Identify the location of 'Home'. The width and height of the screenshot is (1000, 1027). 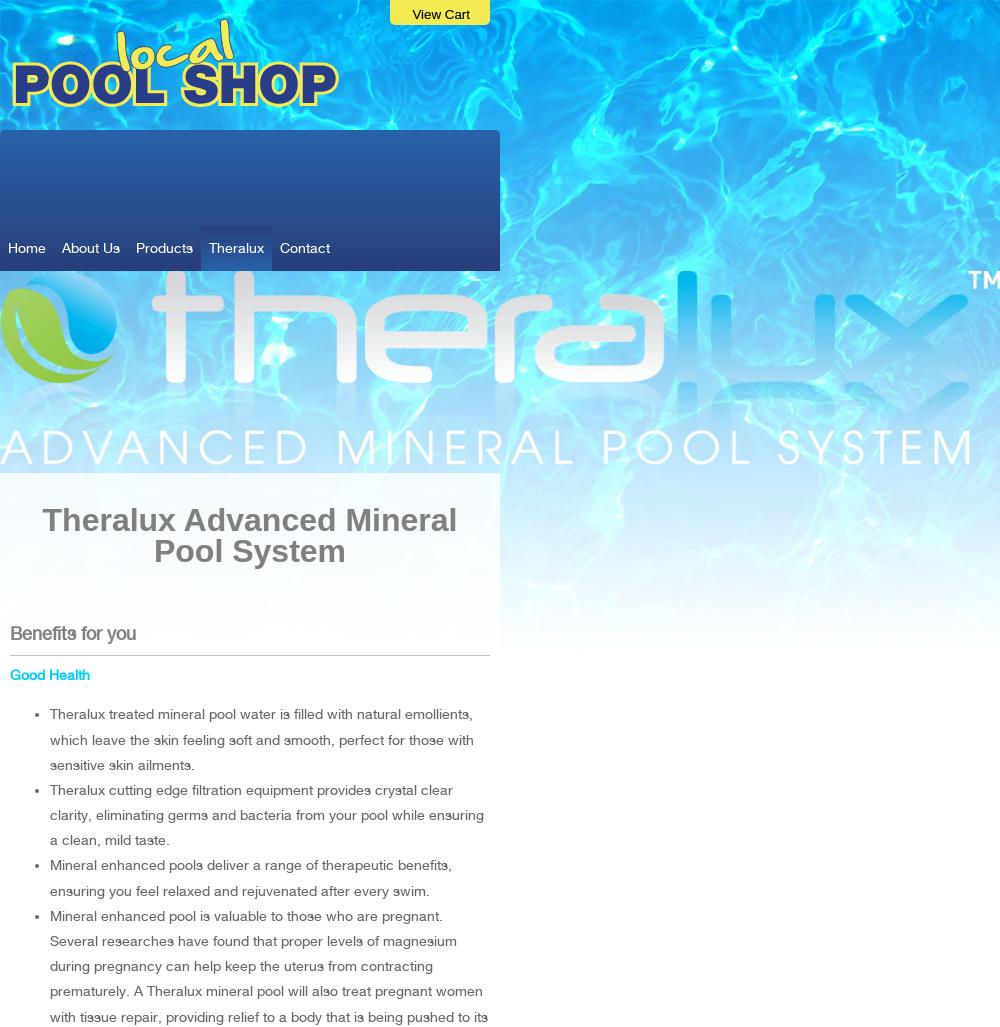
(8, 246).